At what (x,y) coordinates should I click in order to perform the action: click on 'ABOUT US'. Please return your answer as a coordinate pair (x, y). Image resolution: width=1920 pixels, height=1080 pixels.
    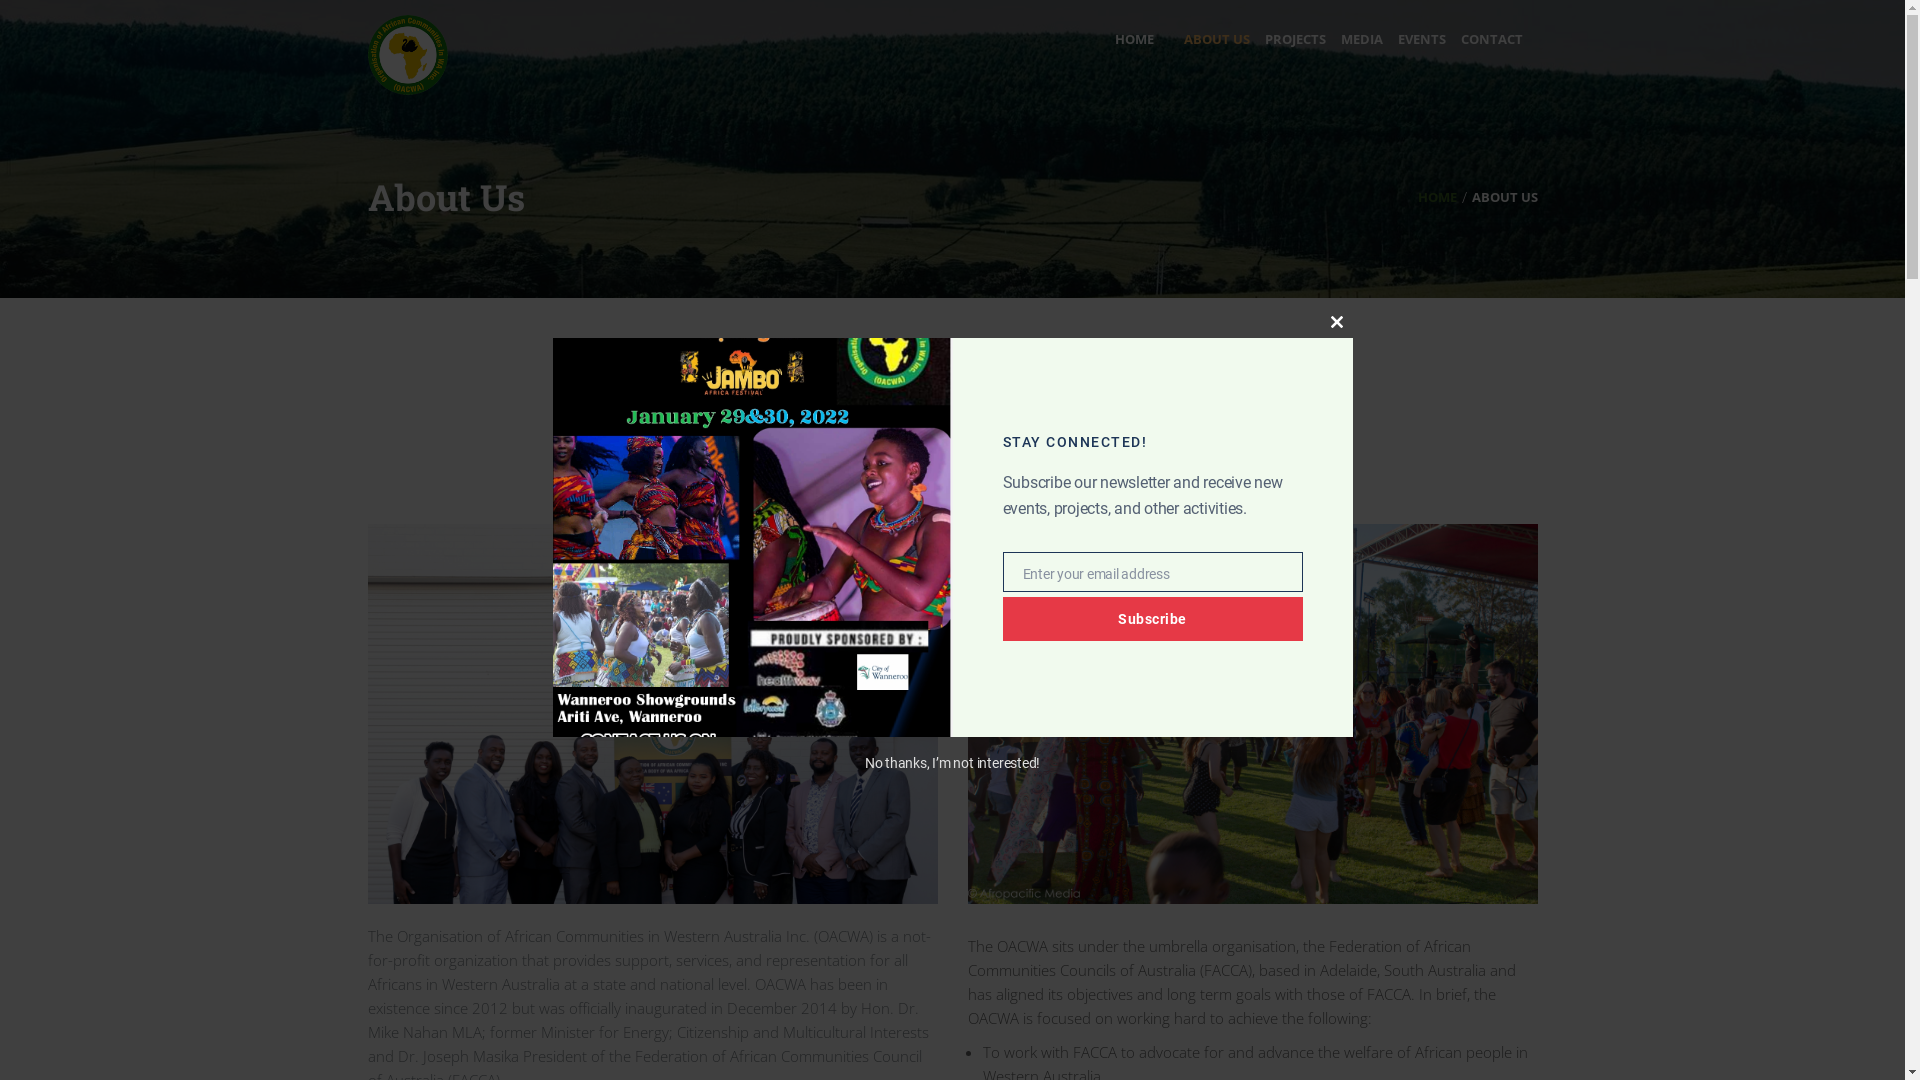
    Looking at the image, I should click on (1167, 39).